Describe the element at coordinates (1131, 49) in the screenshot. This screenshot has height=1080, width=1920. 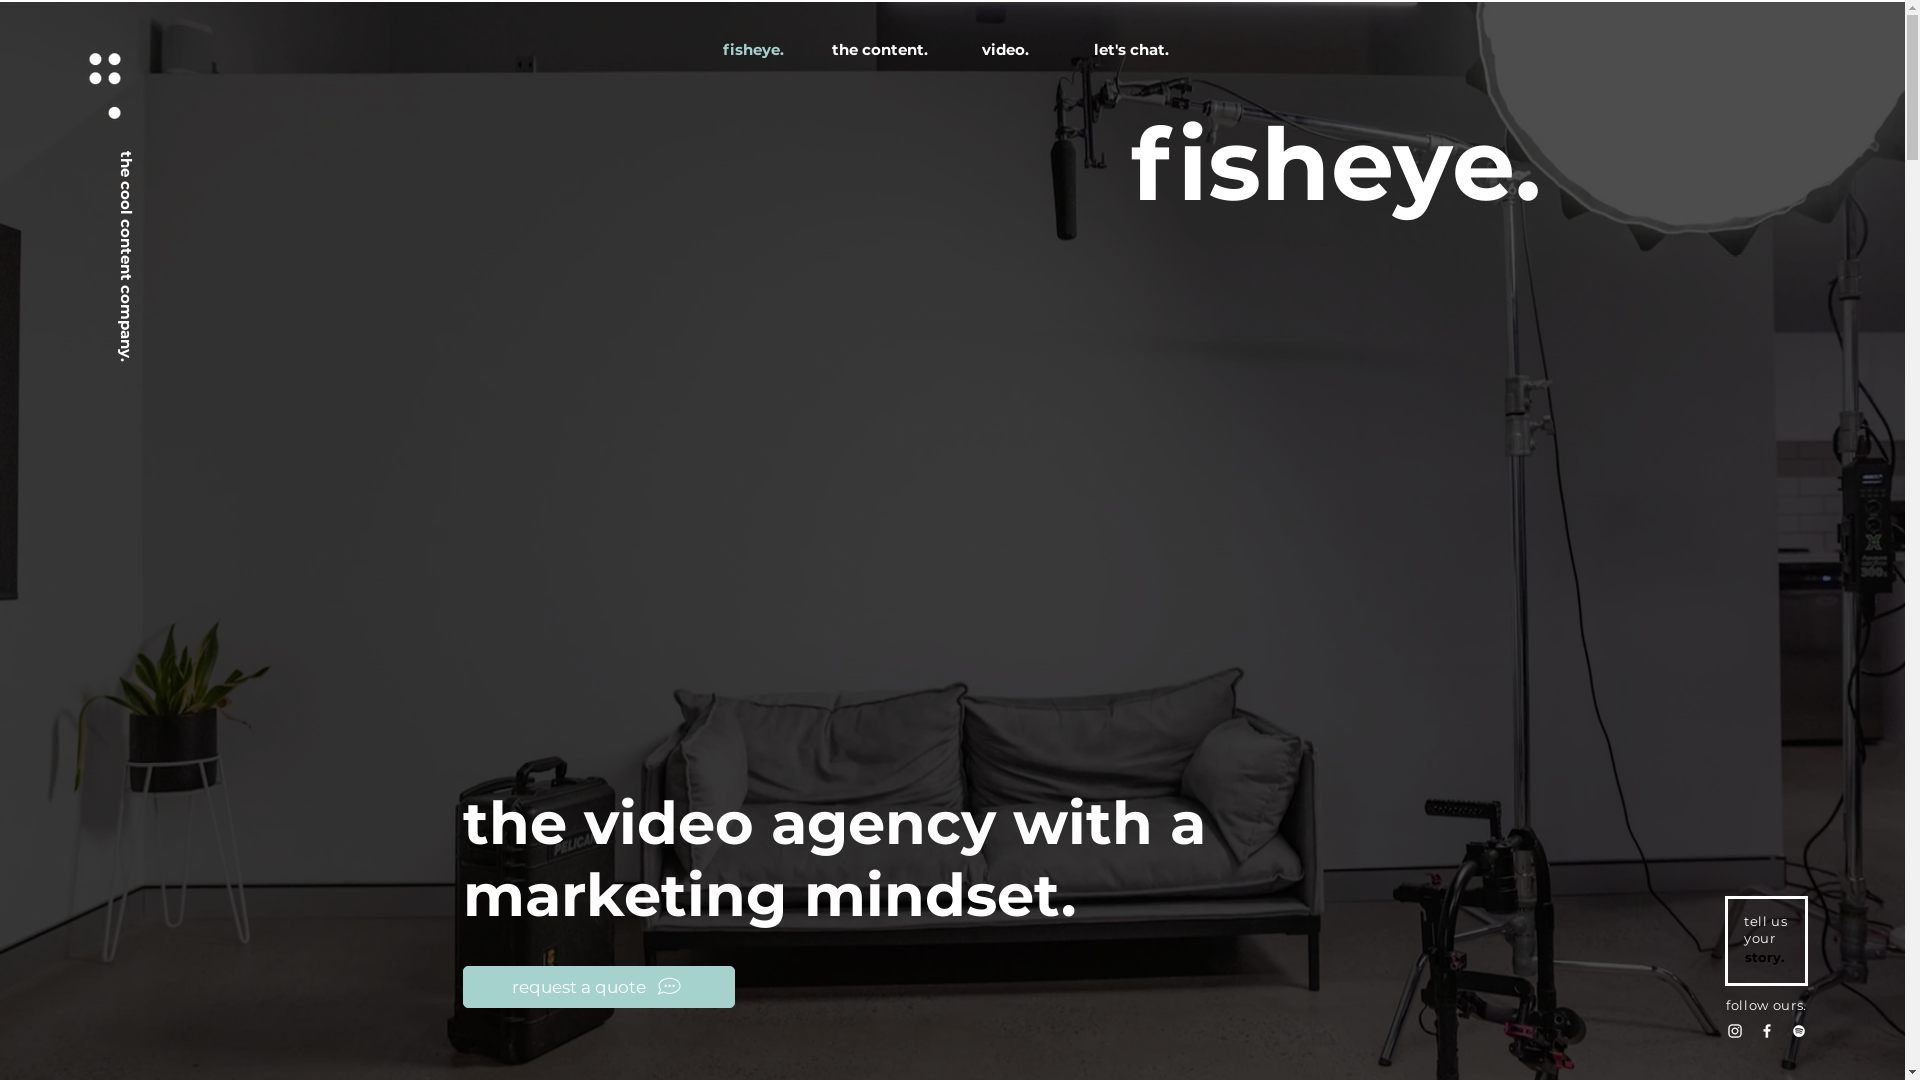
I see `'let's chat.'` at that location.